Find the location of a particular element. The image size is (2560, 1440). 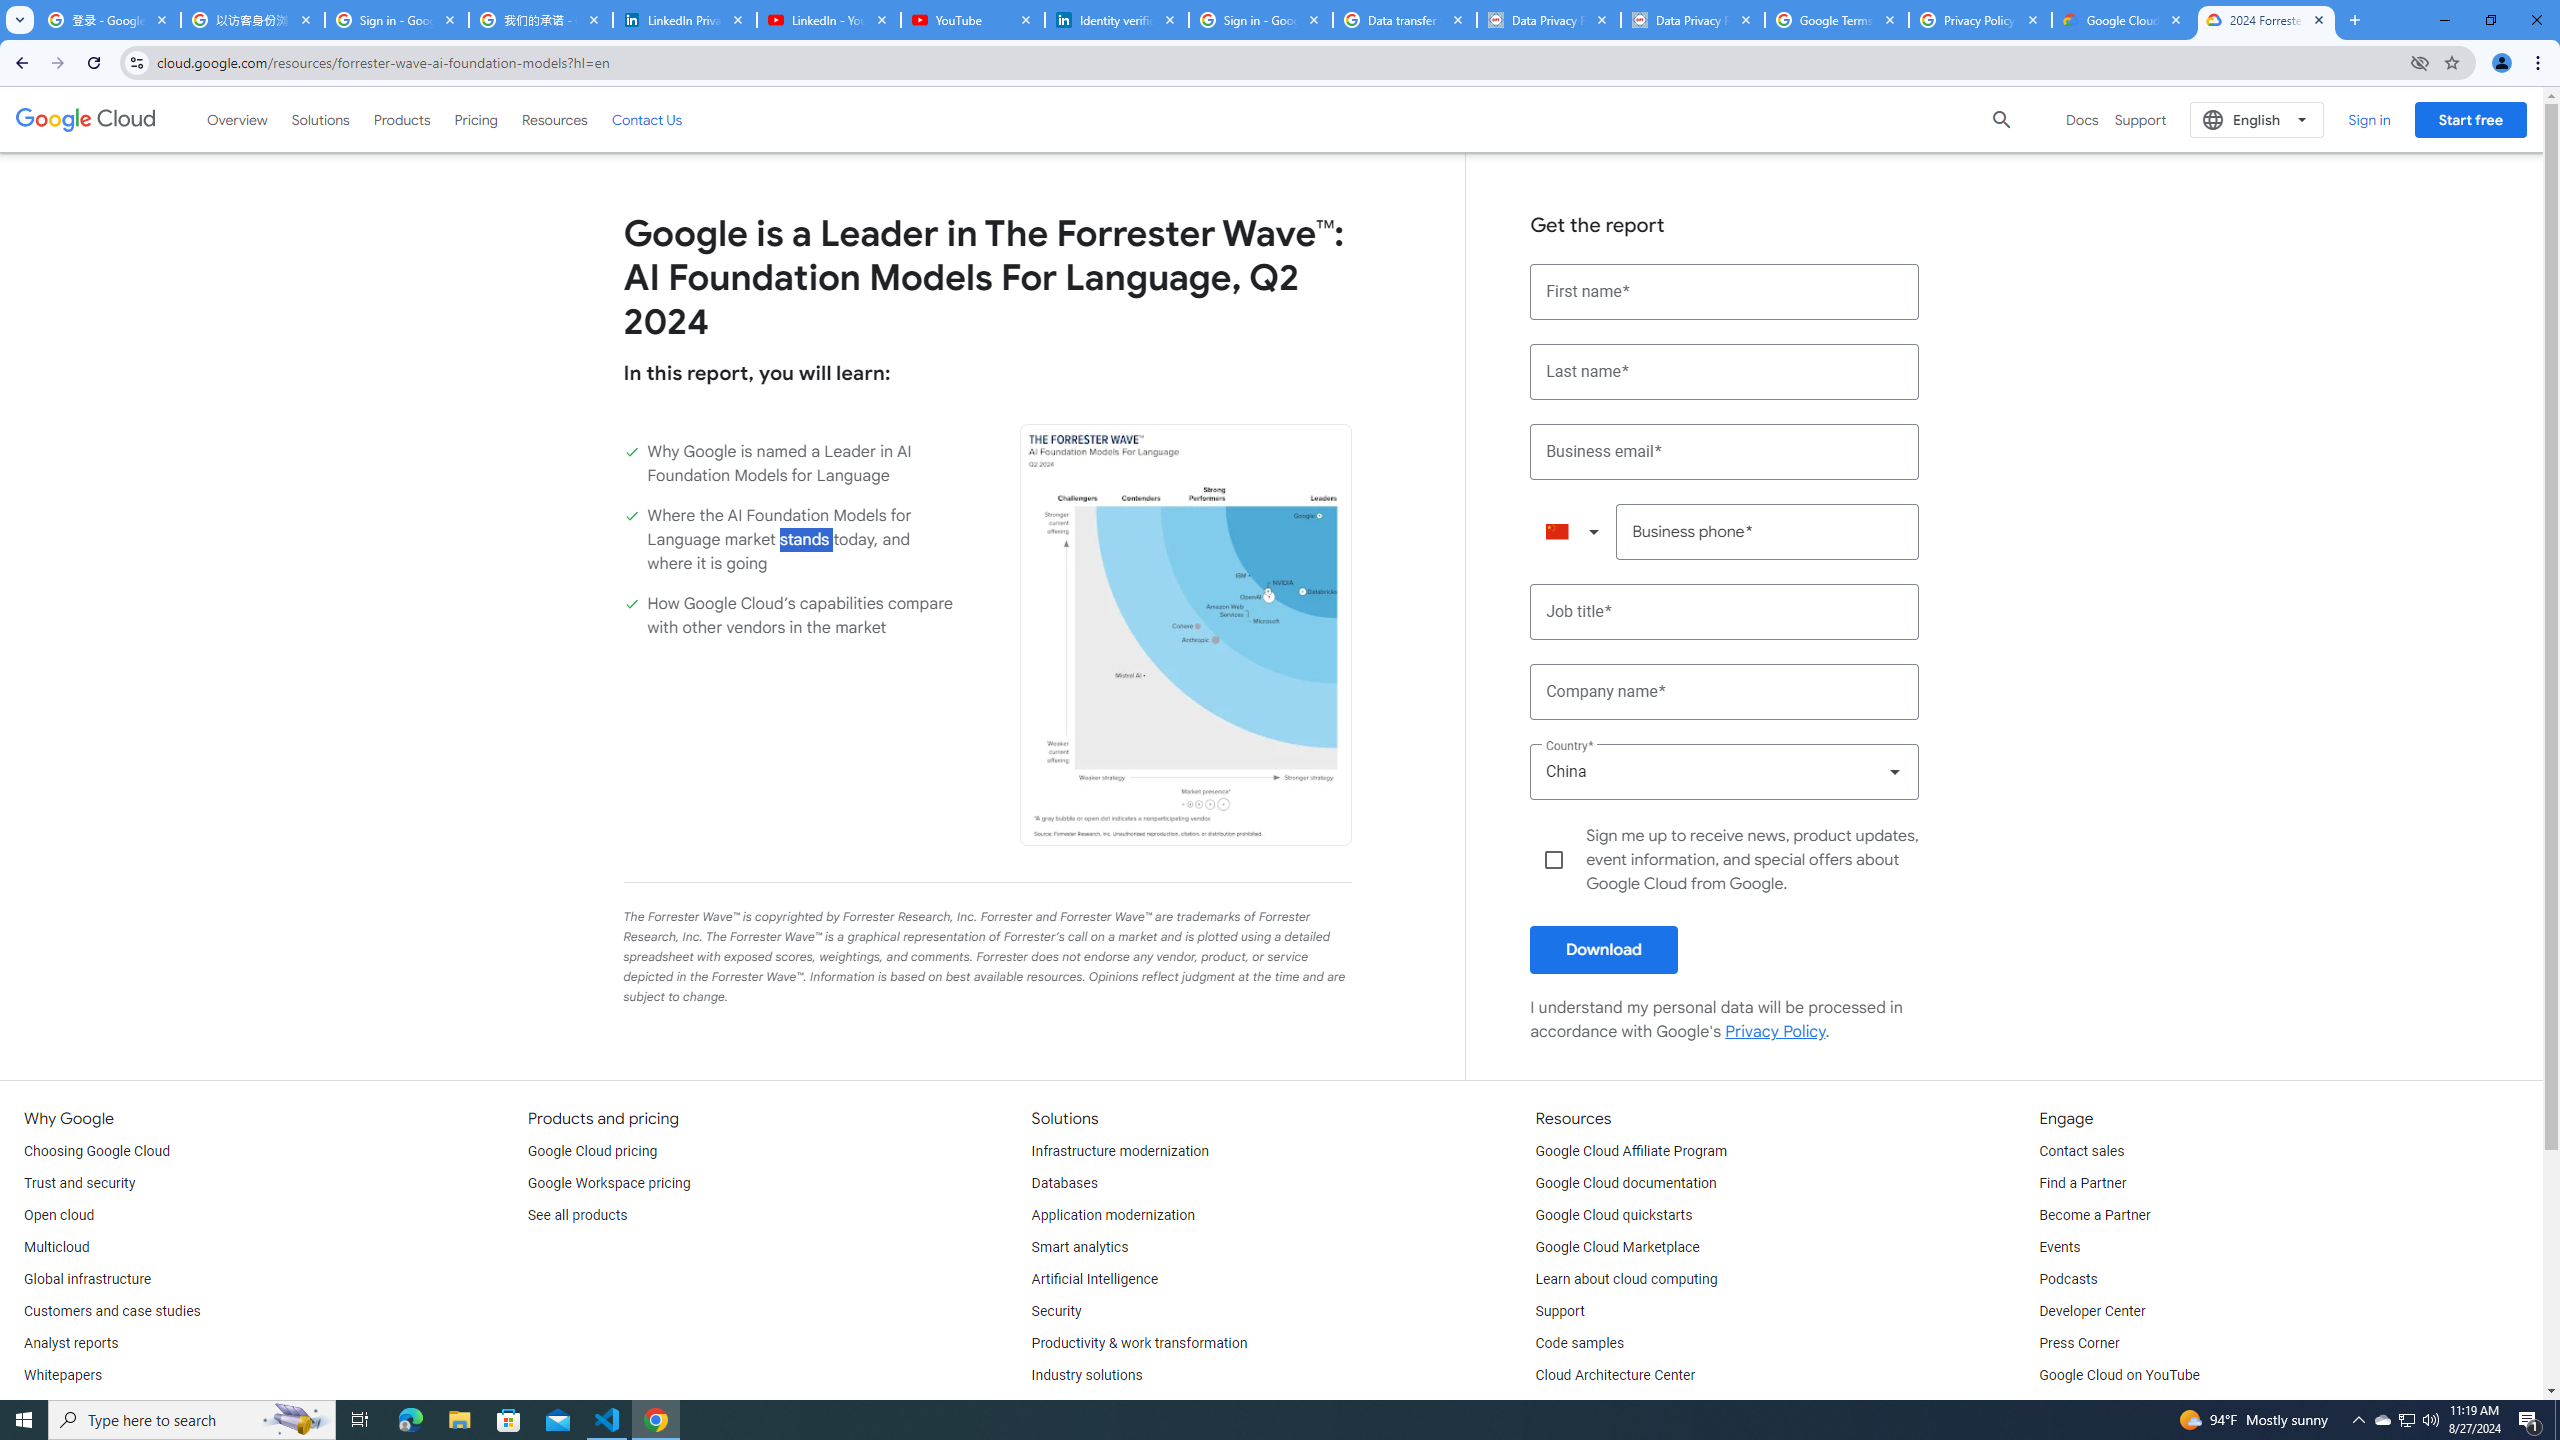

'Customers and case studies' is located at coordinates (111, 1310).